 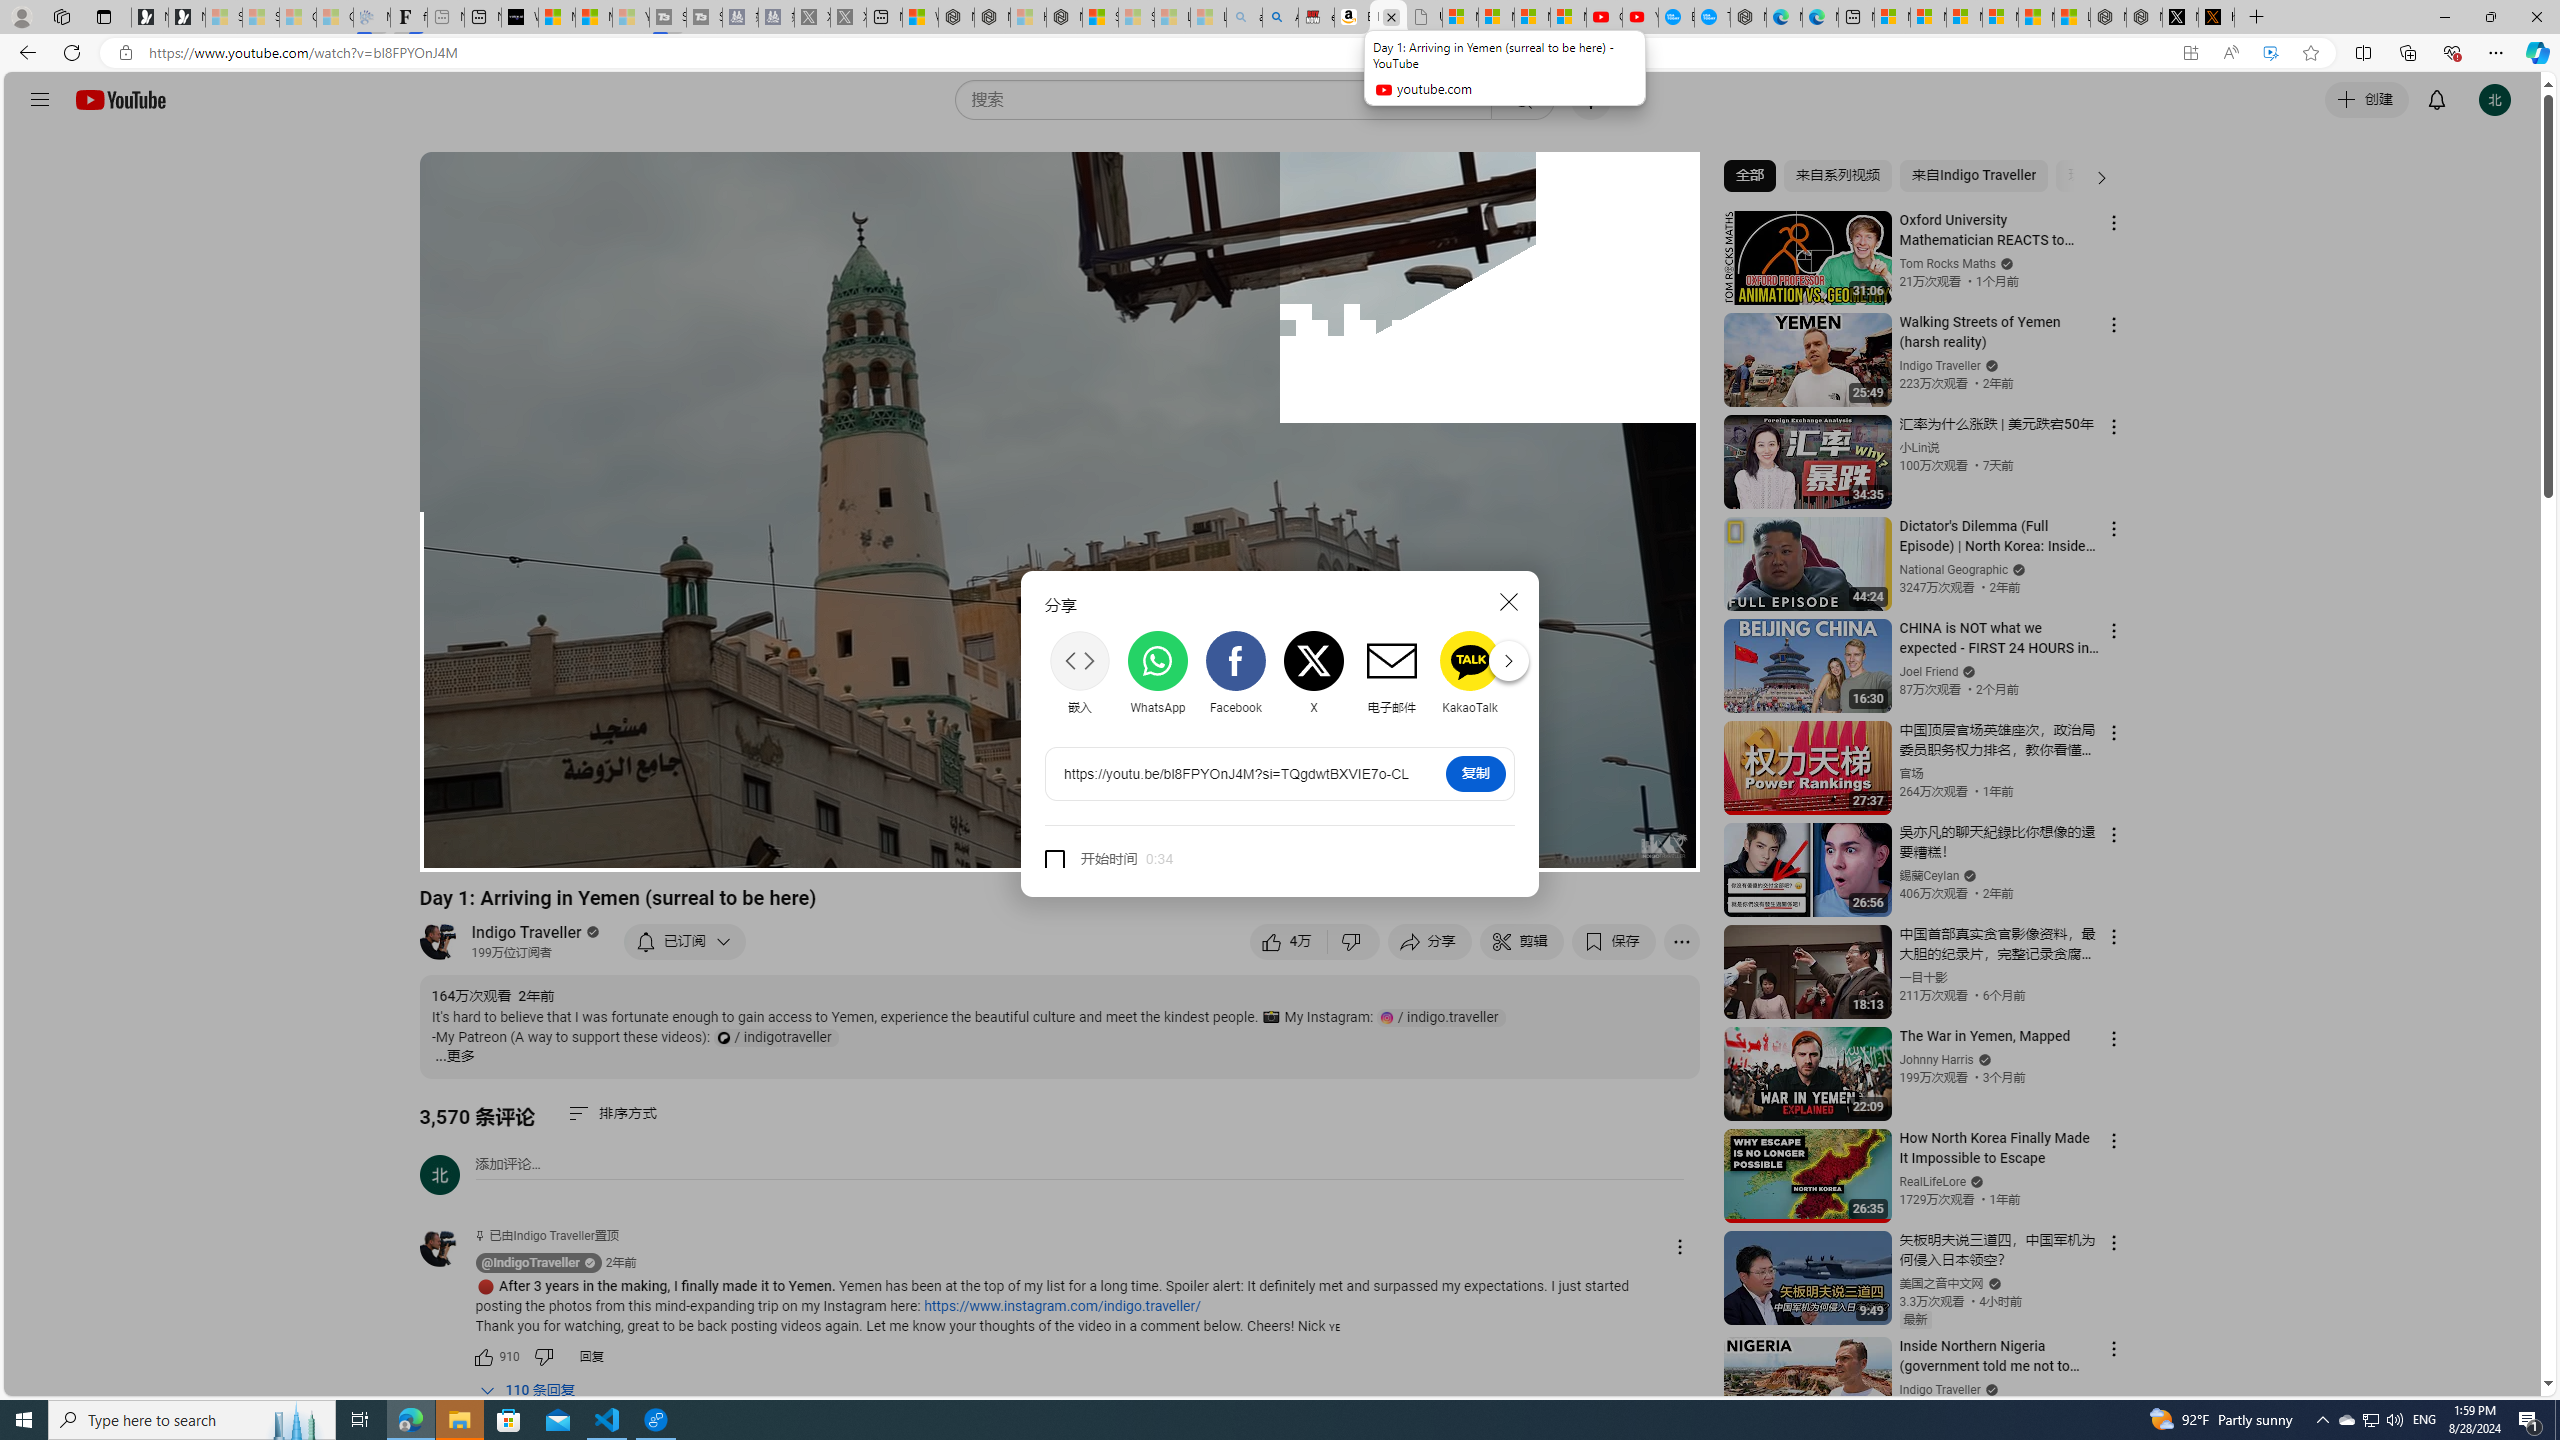 I want to click on 'App available. Install YouTube', so click(x=2190, y=53).